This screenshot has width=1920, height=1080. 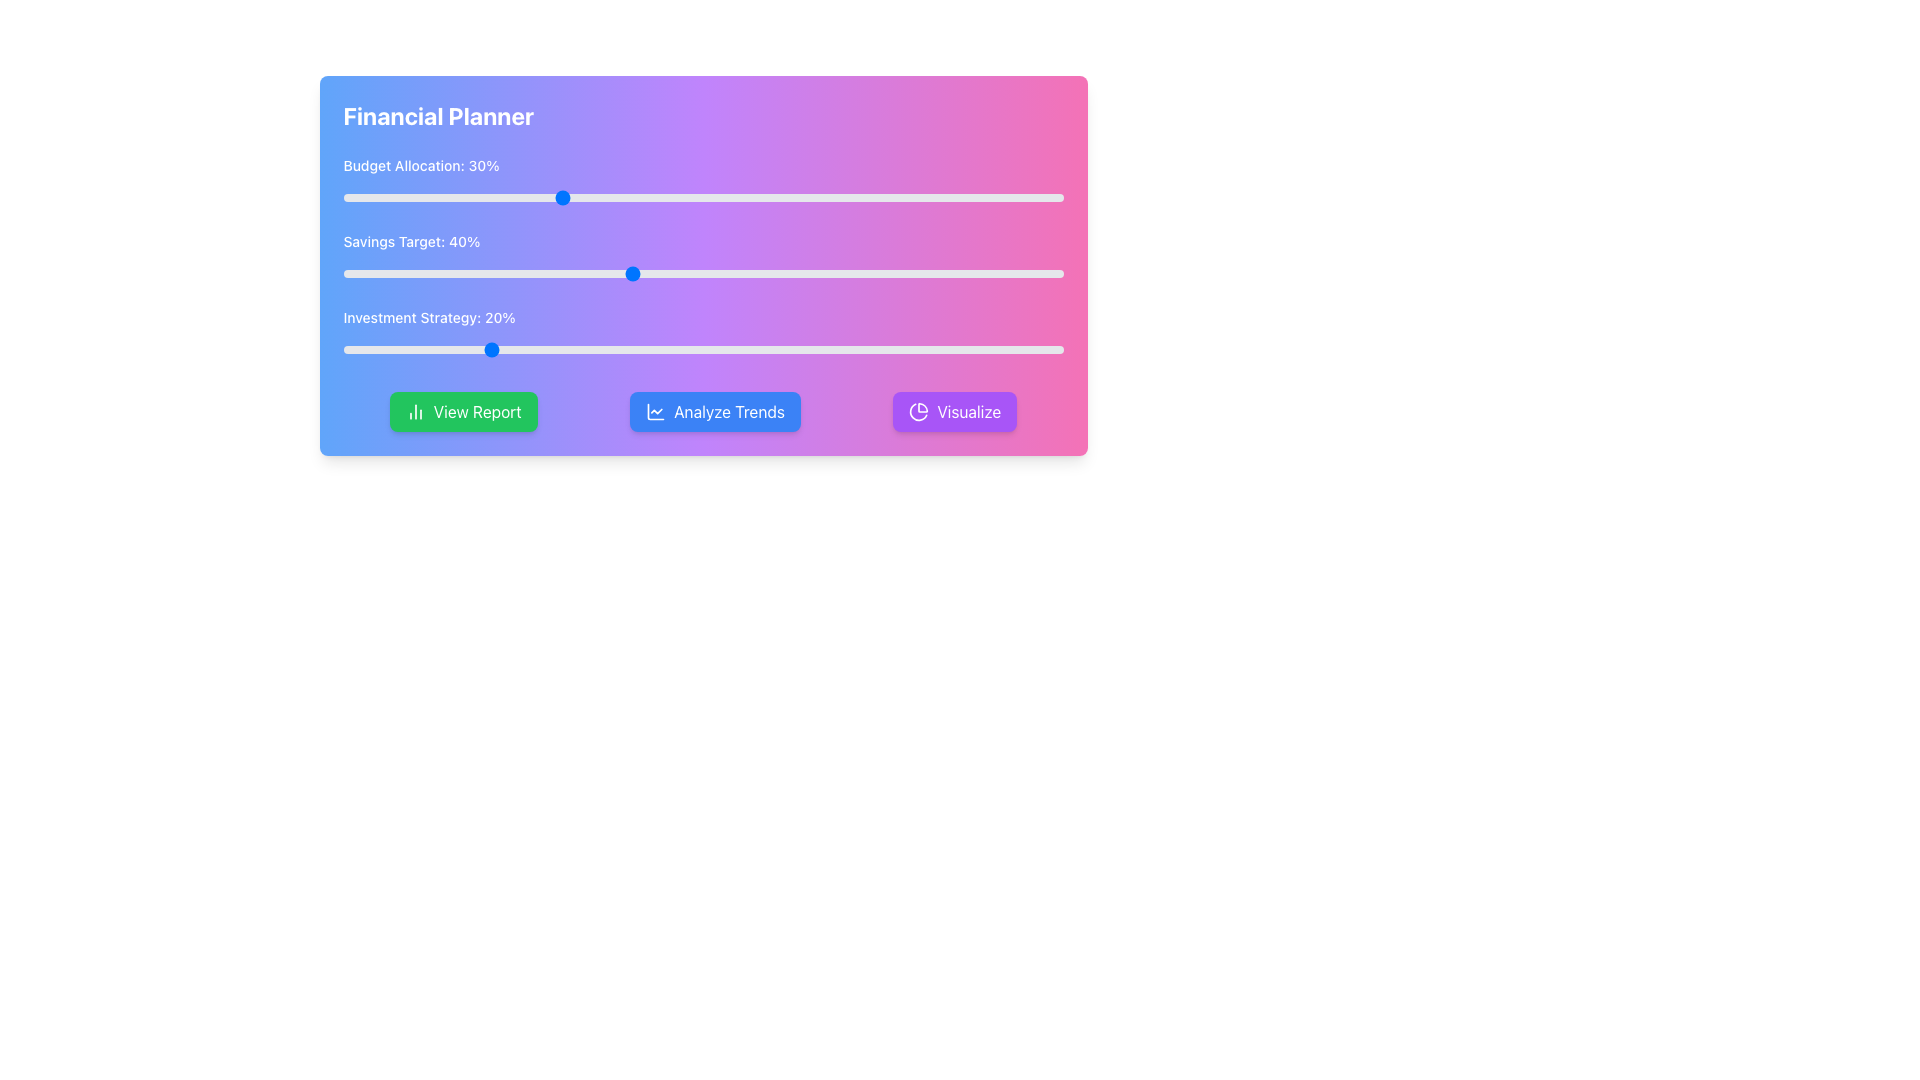 I want to click on the savings target, so click(x=487, y=273).